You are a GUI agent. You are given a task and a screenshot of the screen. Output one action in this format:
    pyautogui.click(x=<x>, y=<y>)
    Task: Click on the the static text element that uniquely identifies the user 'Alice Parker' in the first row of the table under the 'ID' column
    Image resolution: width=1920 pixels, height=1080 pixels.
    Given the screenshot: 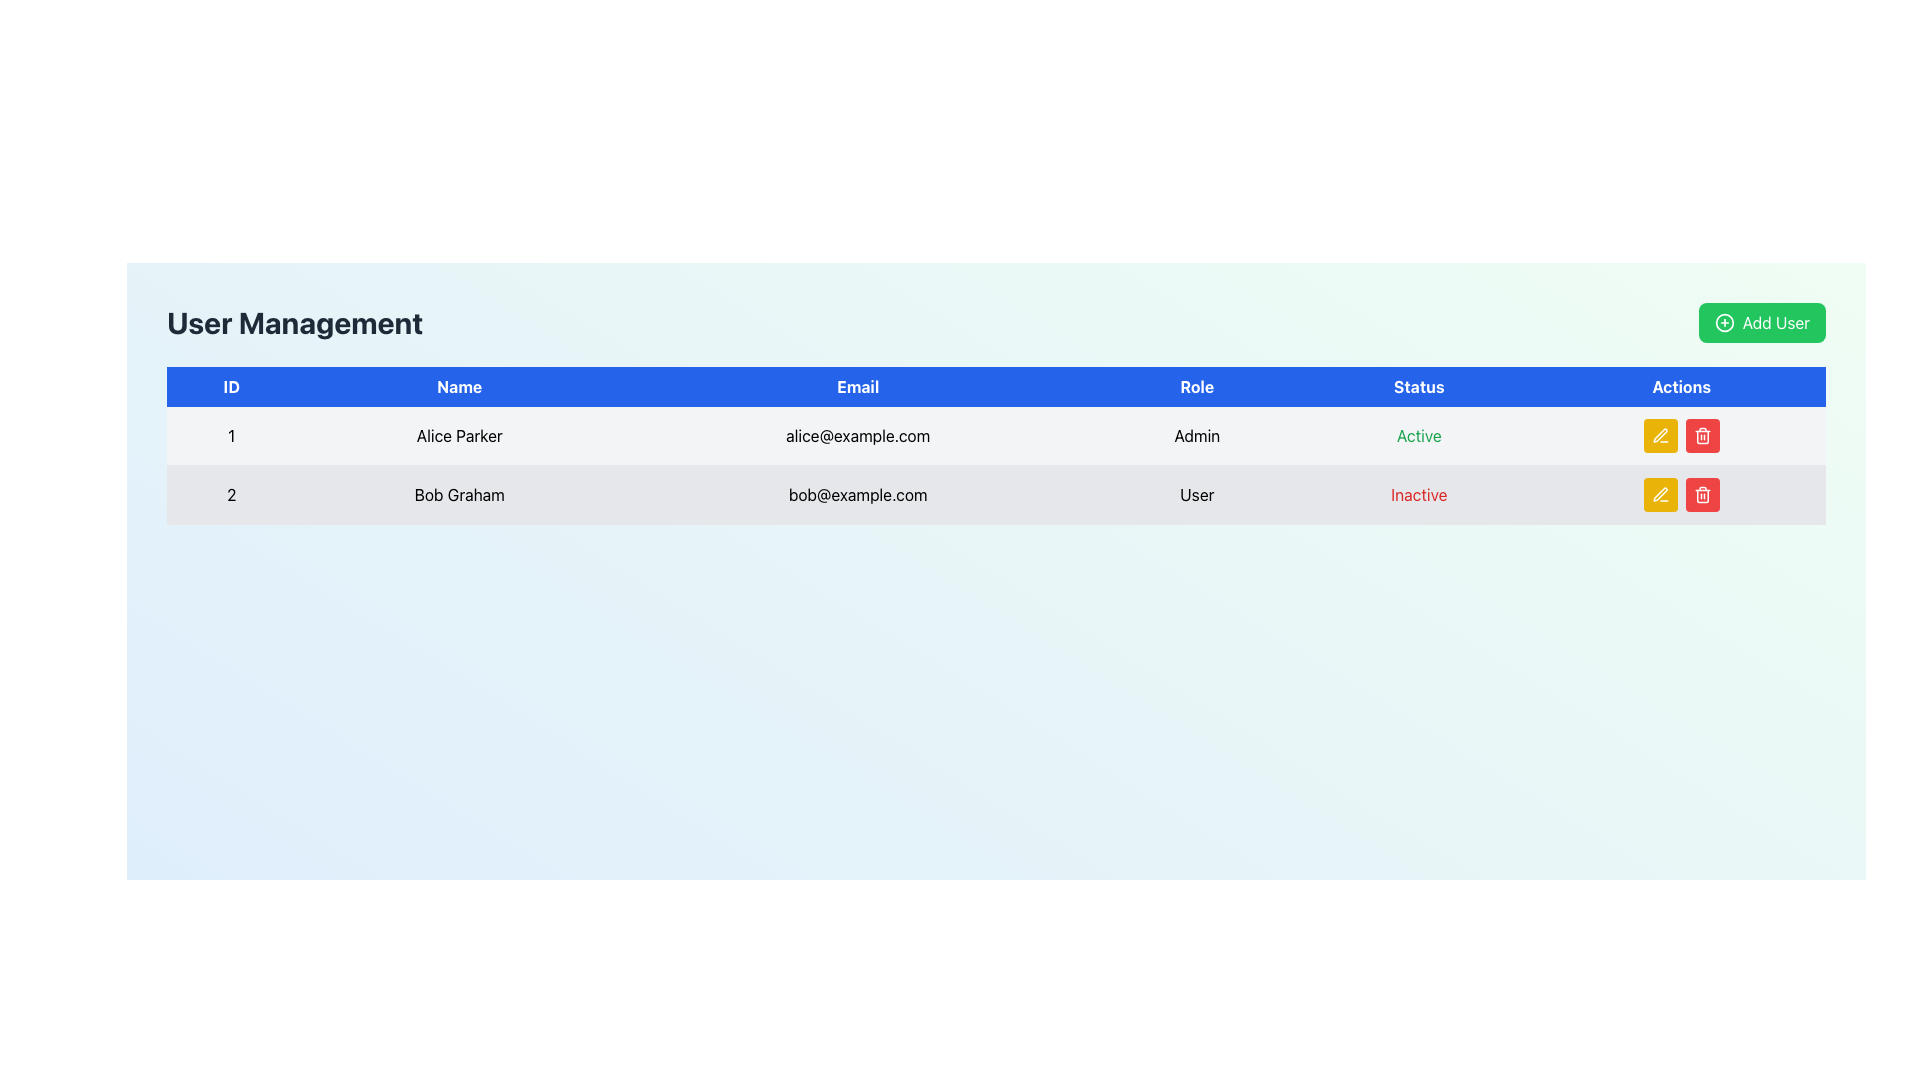 What is the action you would take?
    pyautogui.click(x=231, y=435)
    